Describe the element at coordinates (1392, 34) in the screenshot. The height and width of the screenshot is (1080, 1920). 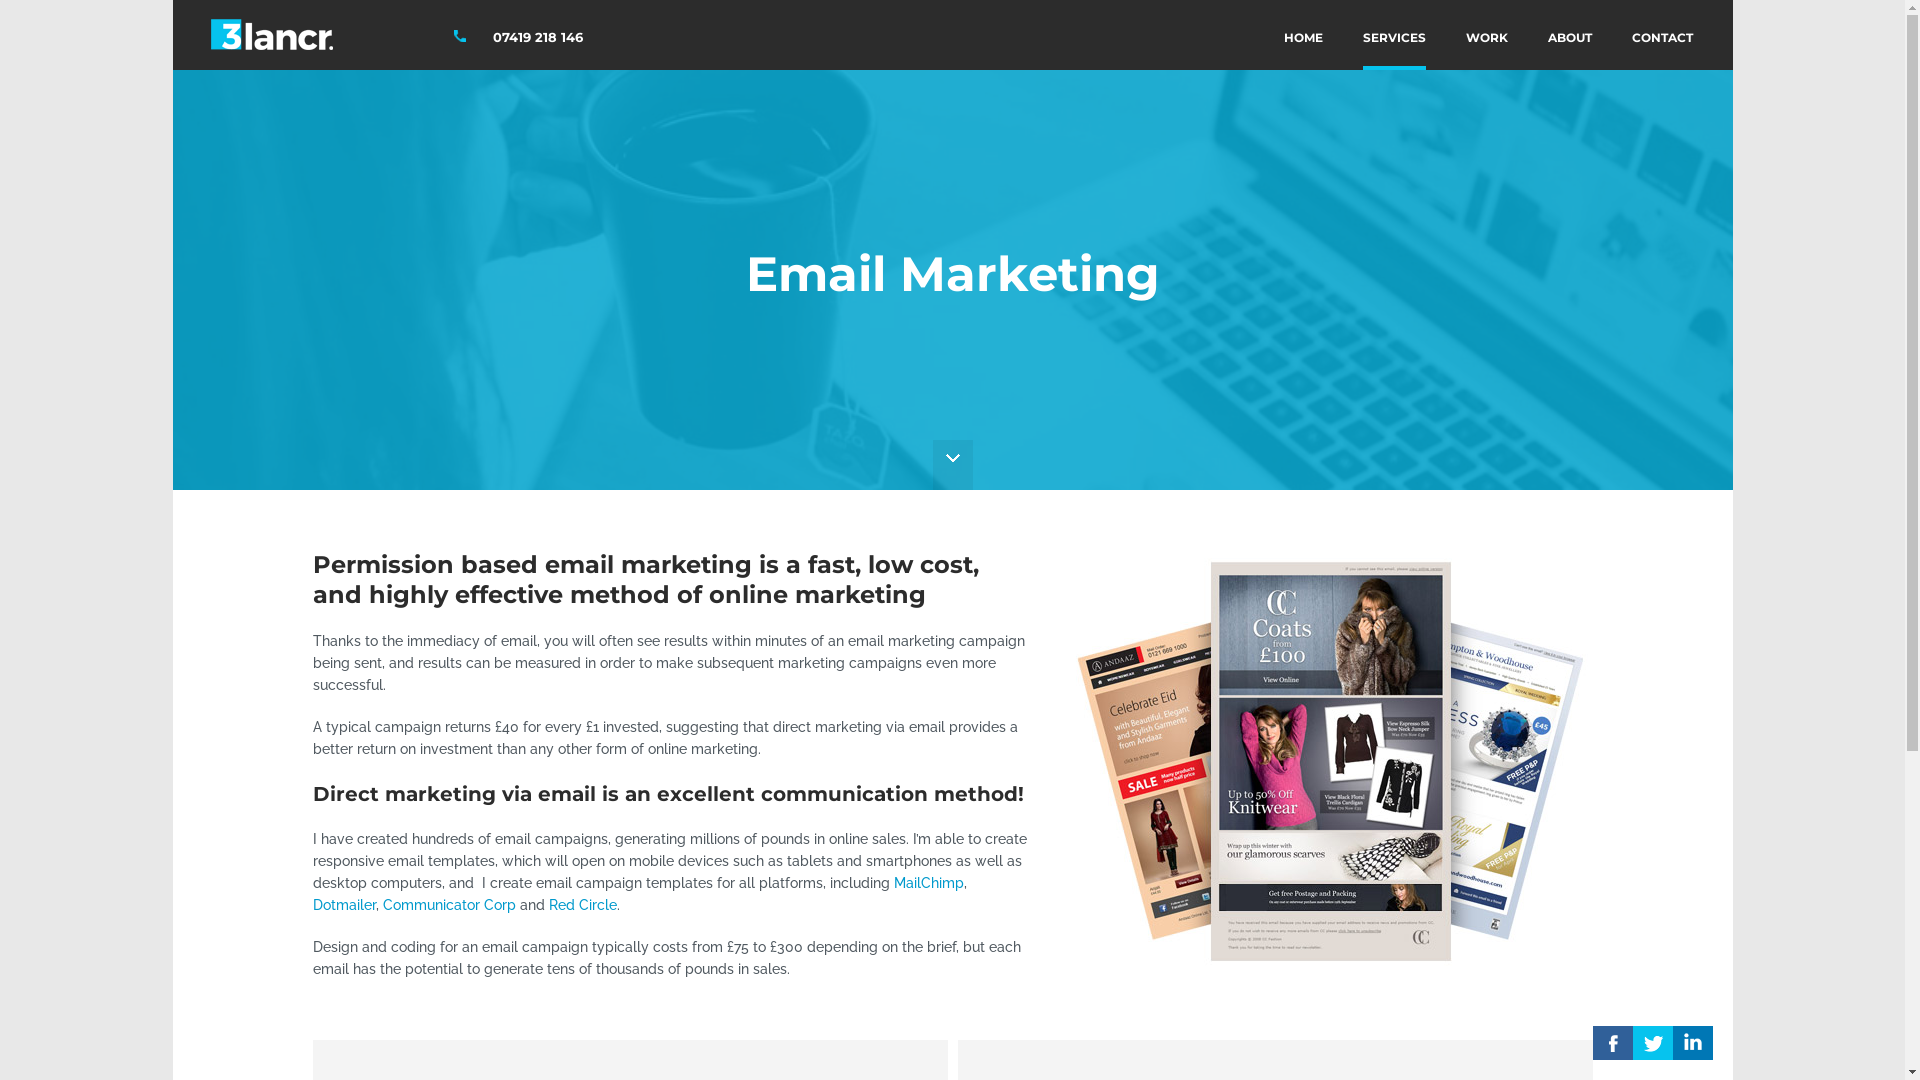
I see `'SERVICES'` at that location.